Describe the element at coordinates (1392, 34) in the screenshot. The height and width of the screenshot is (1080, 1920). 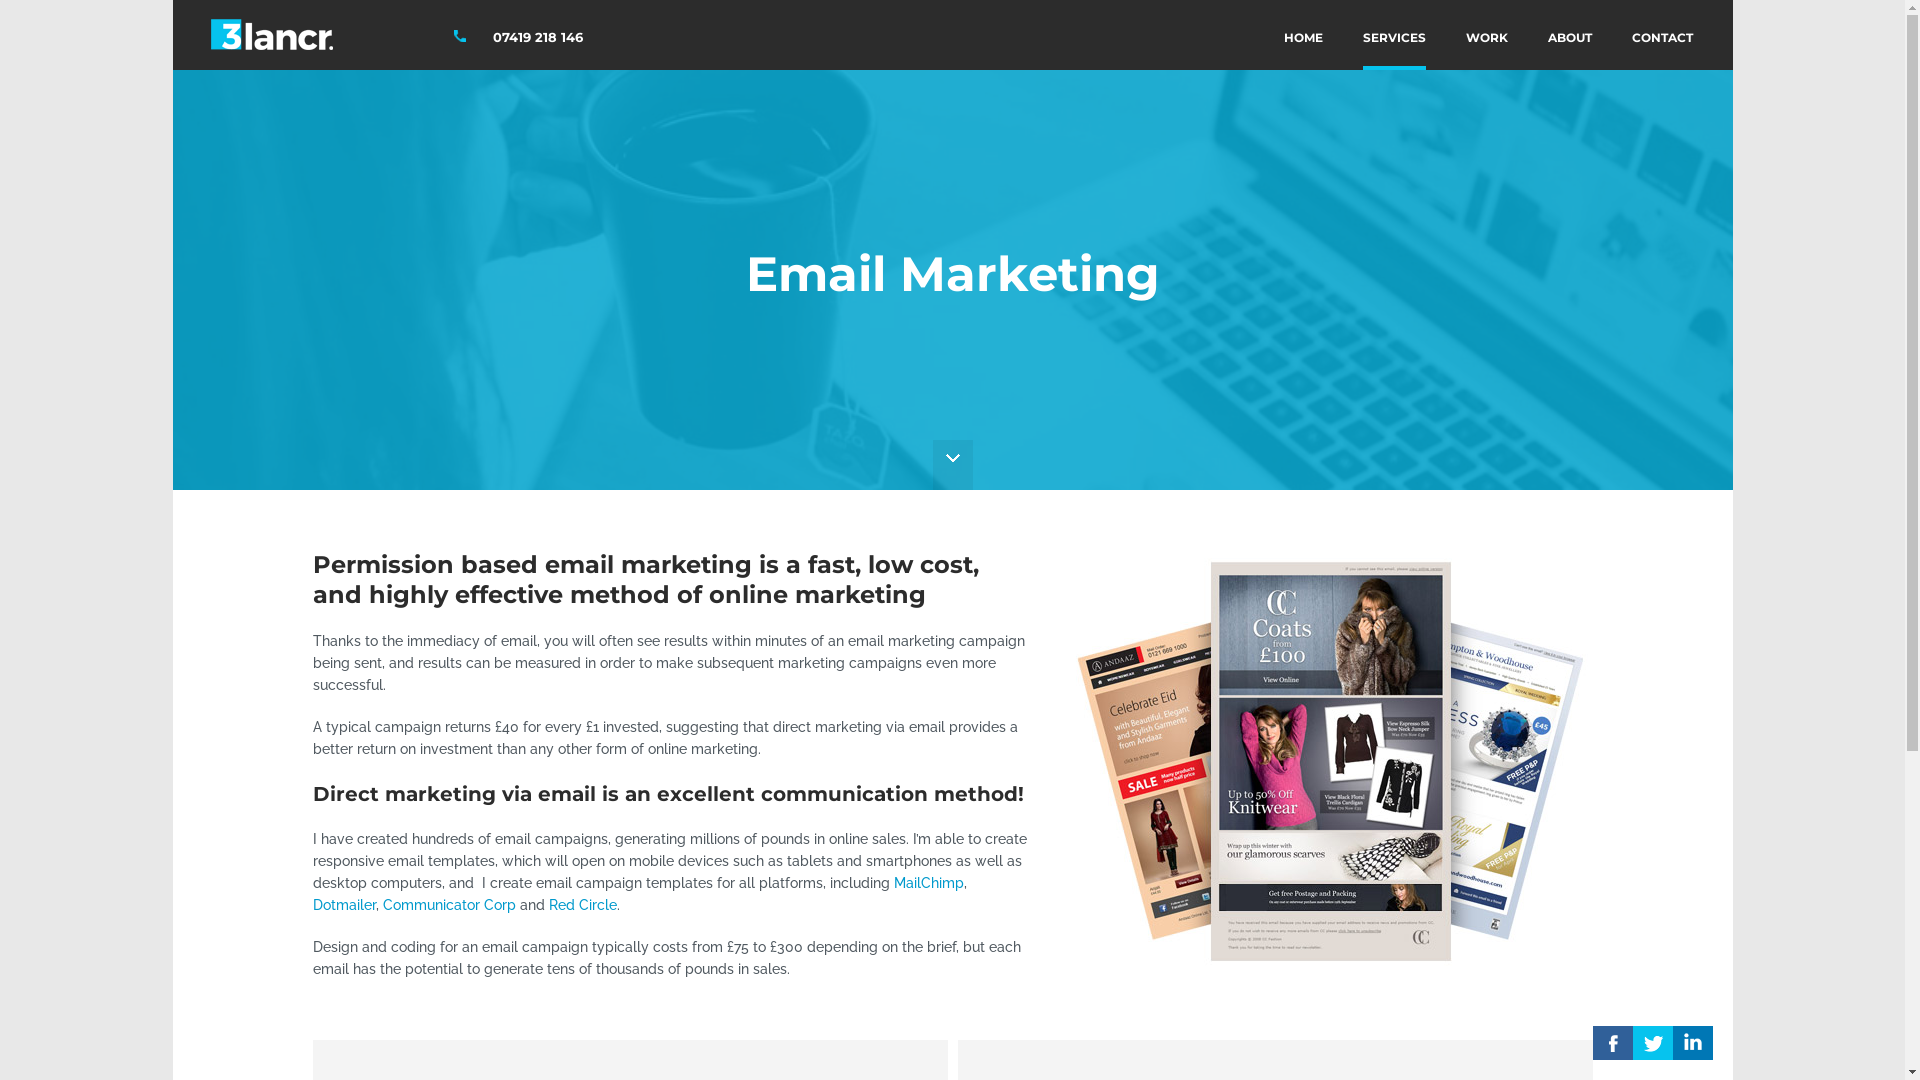
I see `'SERVICES'` at that location.